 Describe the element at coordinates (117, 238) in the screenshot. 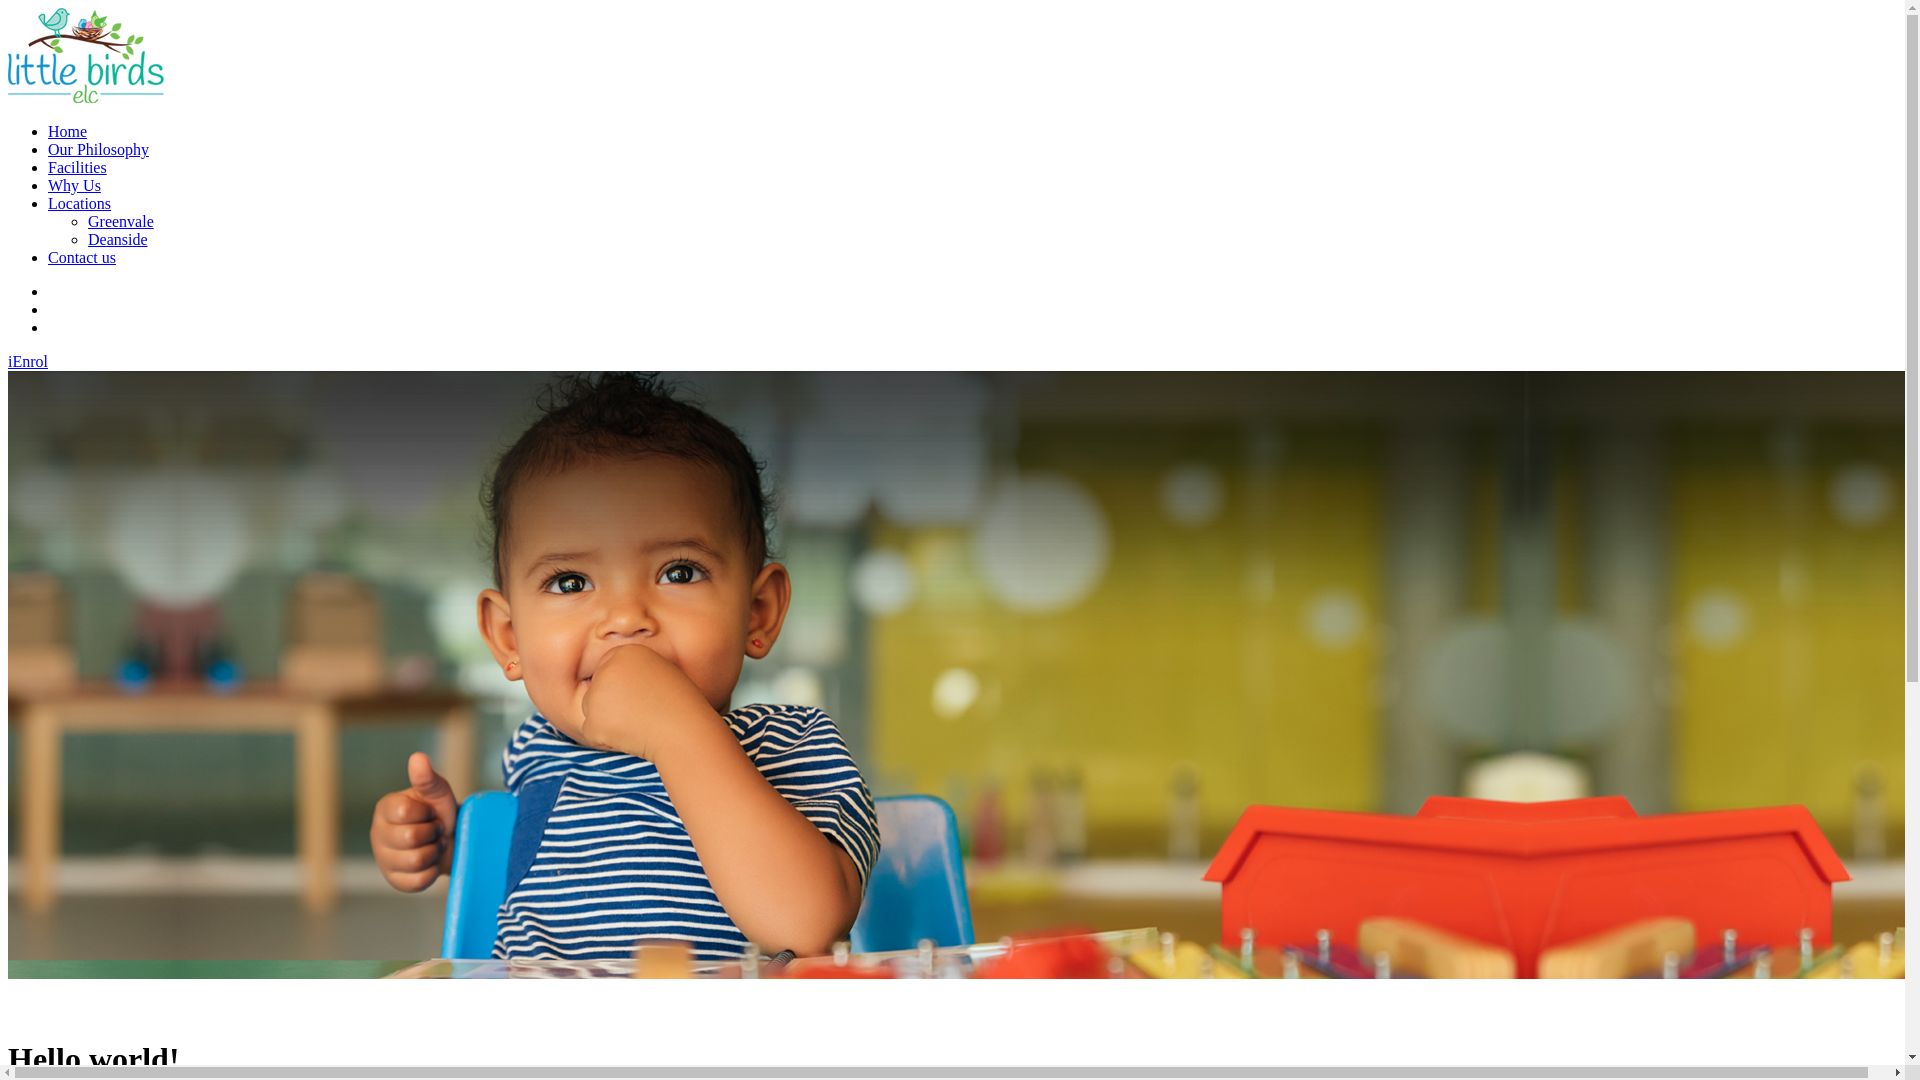

I see `'Deanside'` at that location.